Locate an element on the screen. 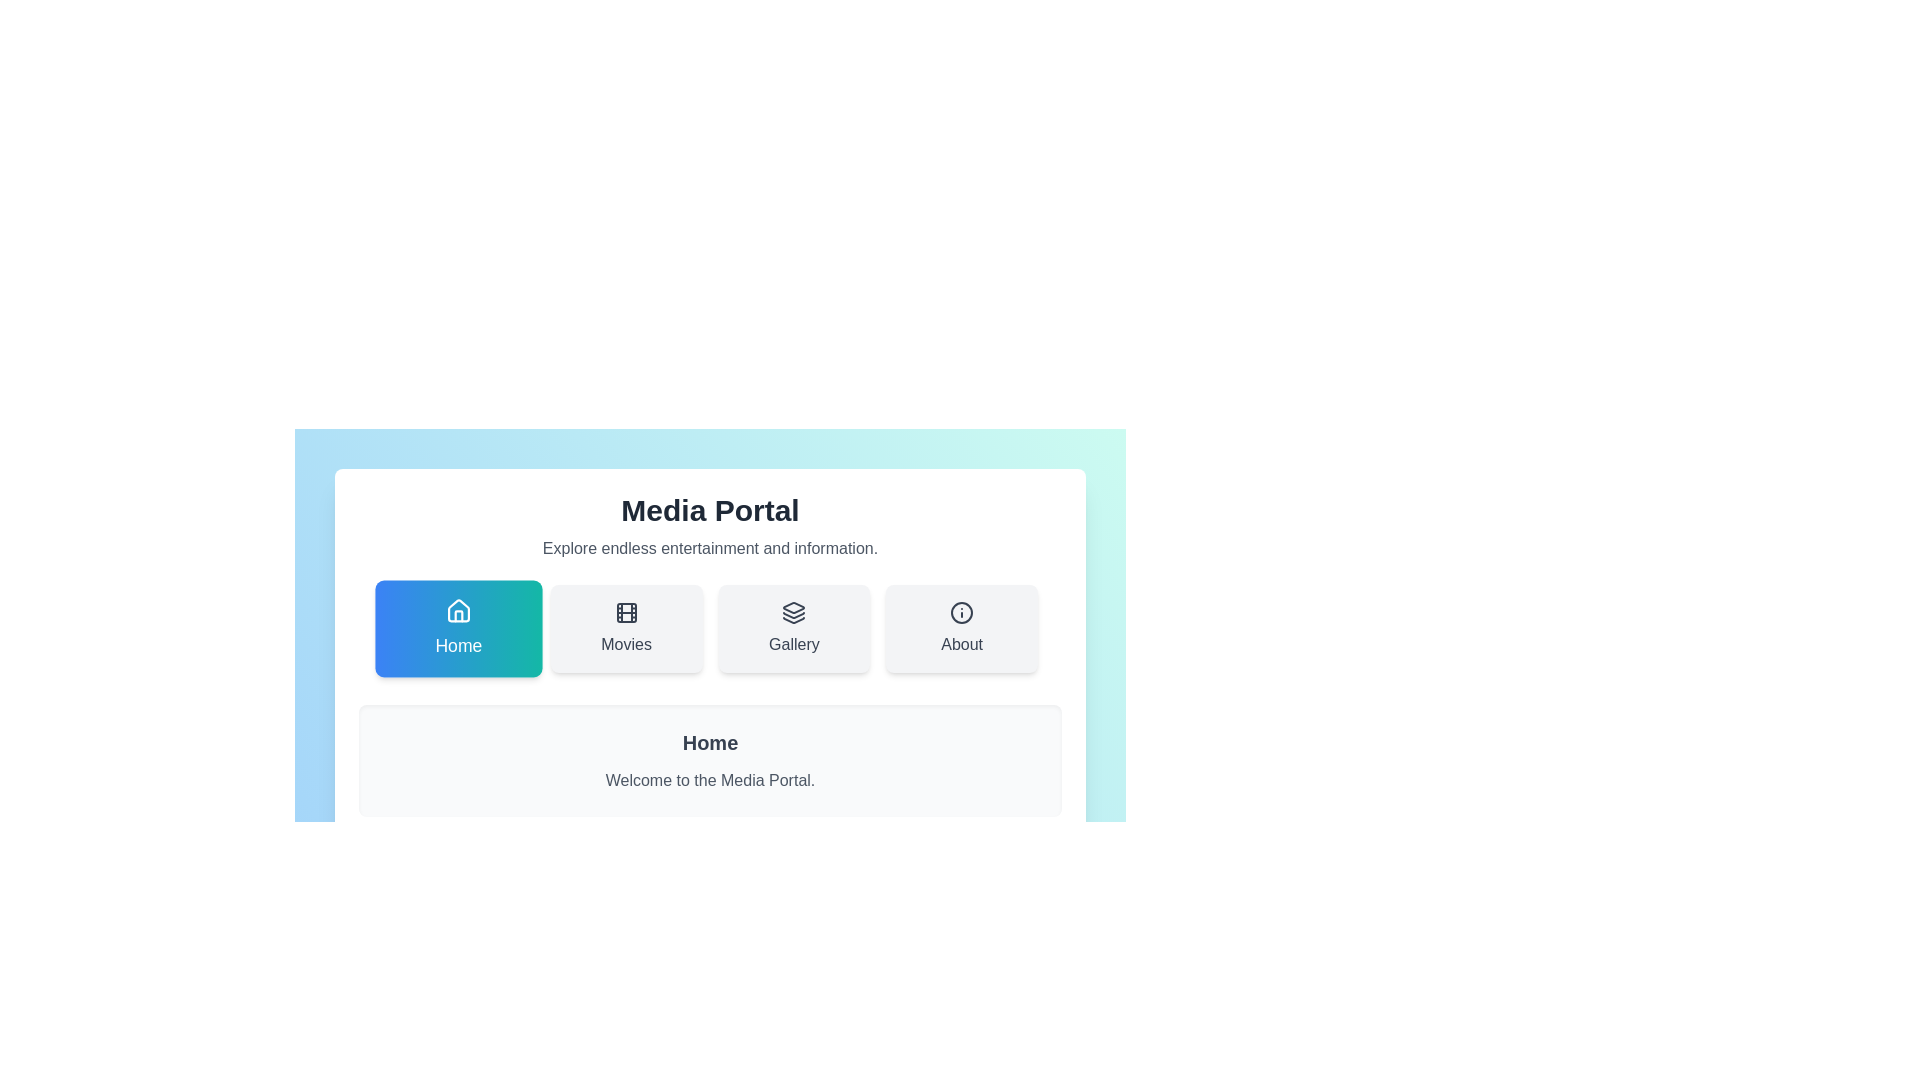  the house-shaped icon is located at coordinates (457, 610).